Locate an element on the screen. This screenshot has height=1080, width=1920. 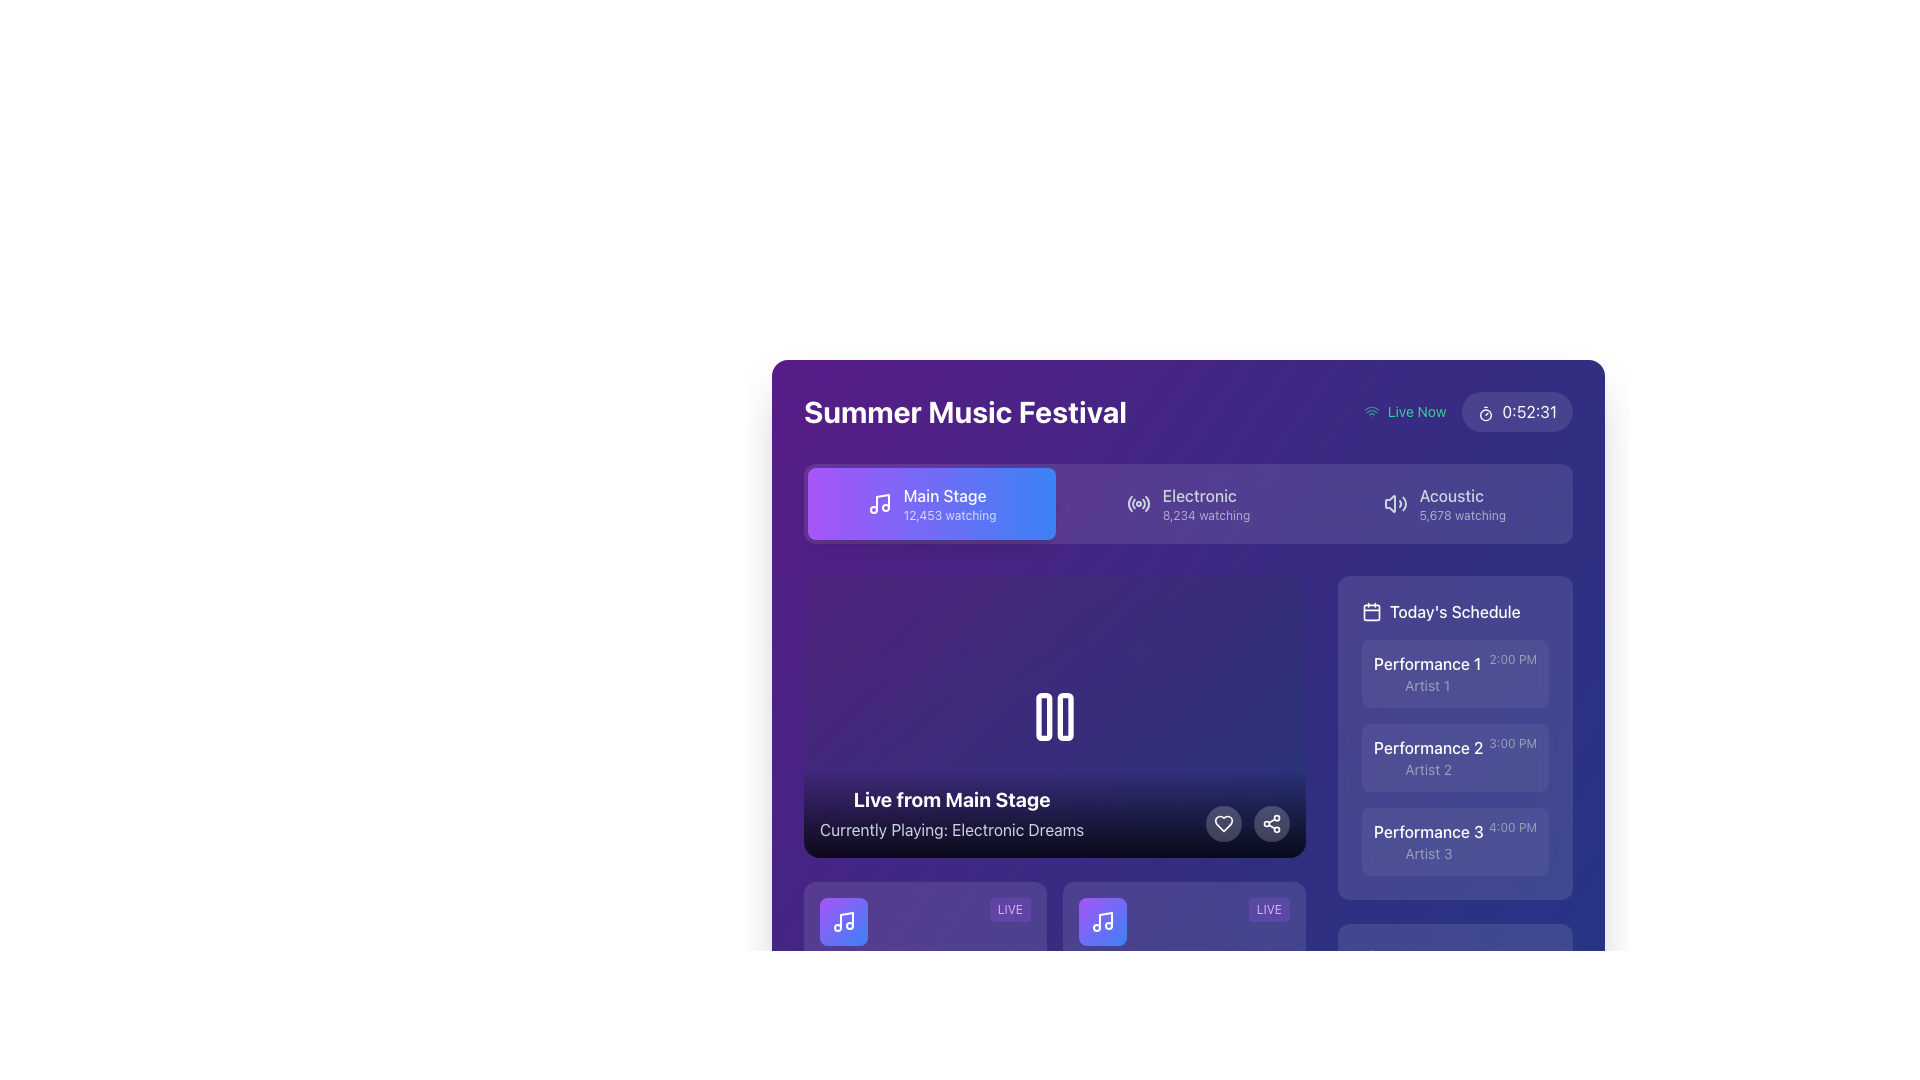
the static text label that reads 'Currently Playing: Electronic Dreams', which is styled in light slate color and is located below the 'Live from Main Stage' text is located at coordinates (951, 830).